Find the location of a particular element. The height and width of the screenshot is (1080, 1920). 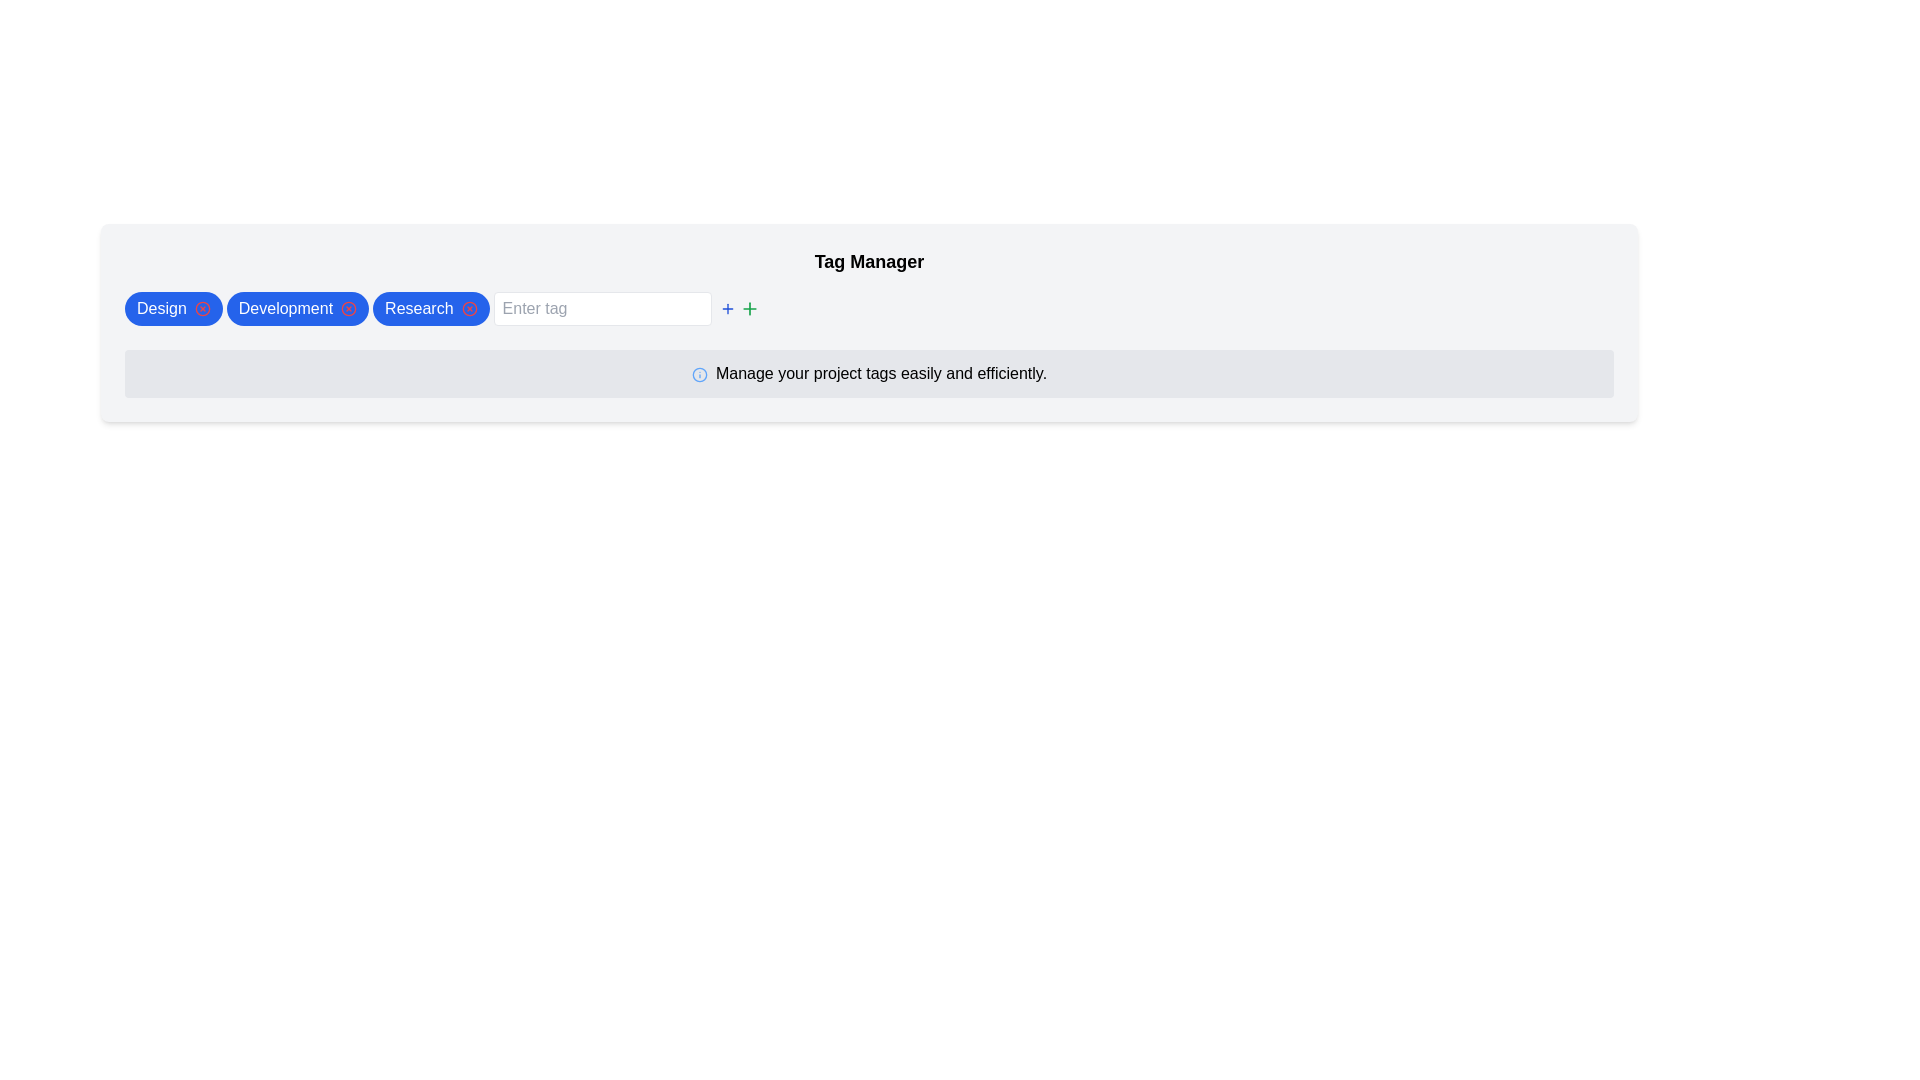

the first button labeled 'Design' which is styled for filtering or categorization, located at the upper-left section of the interface is located at coordinates (173, 308).